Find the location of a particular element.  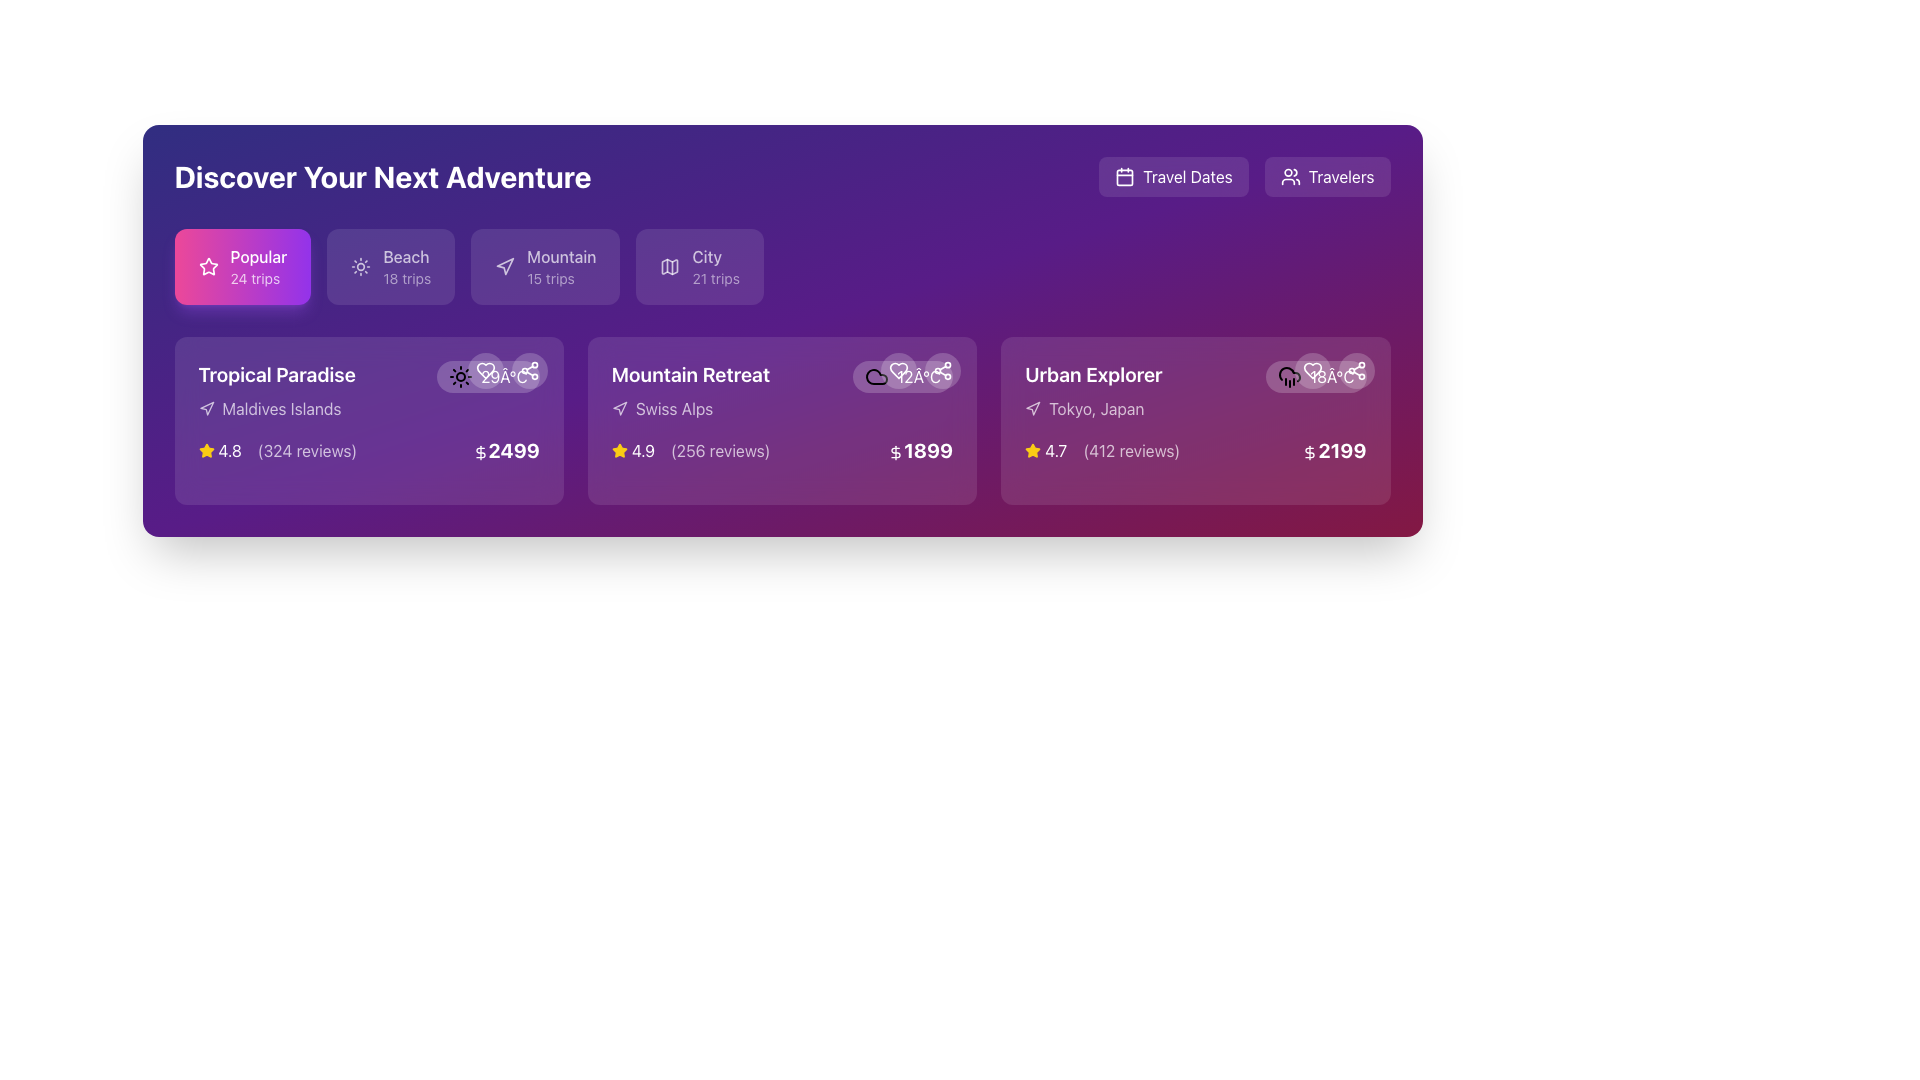

the text label within the button component located at the top-right area of the interface is located at coordinates (1187, 176).